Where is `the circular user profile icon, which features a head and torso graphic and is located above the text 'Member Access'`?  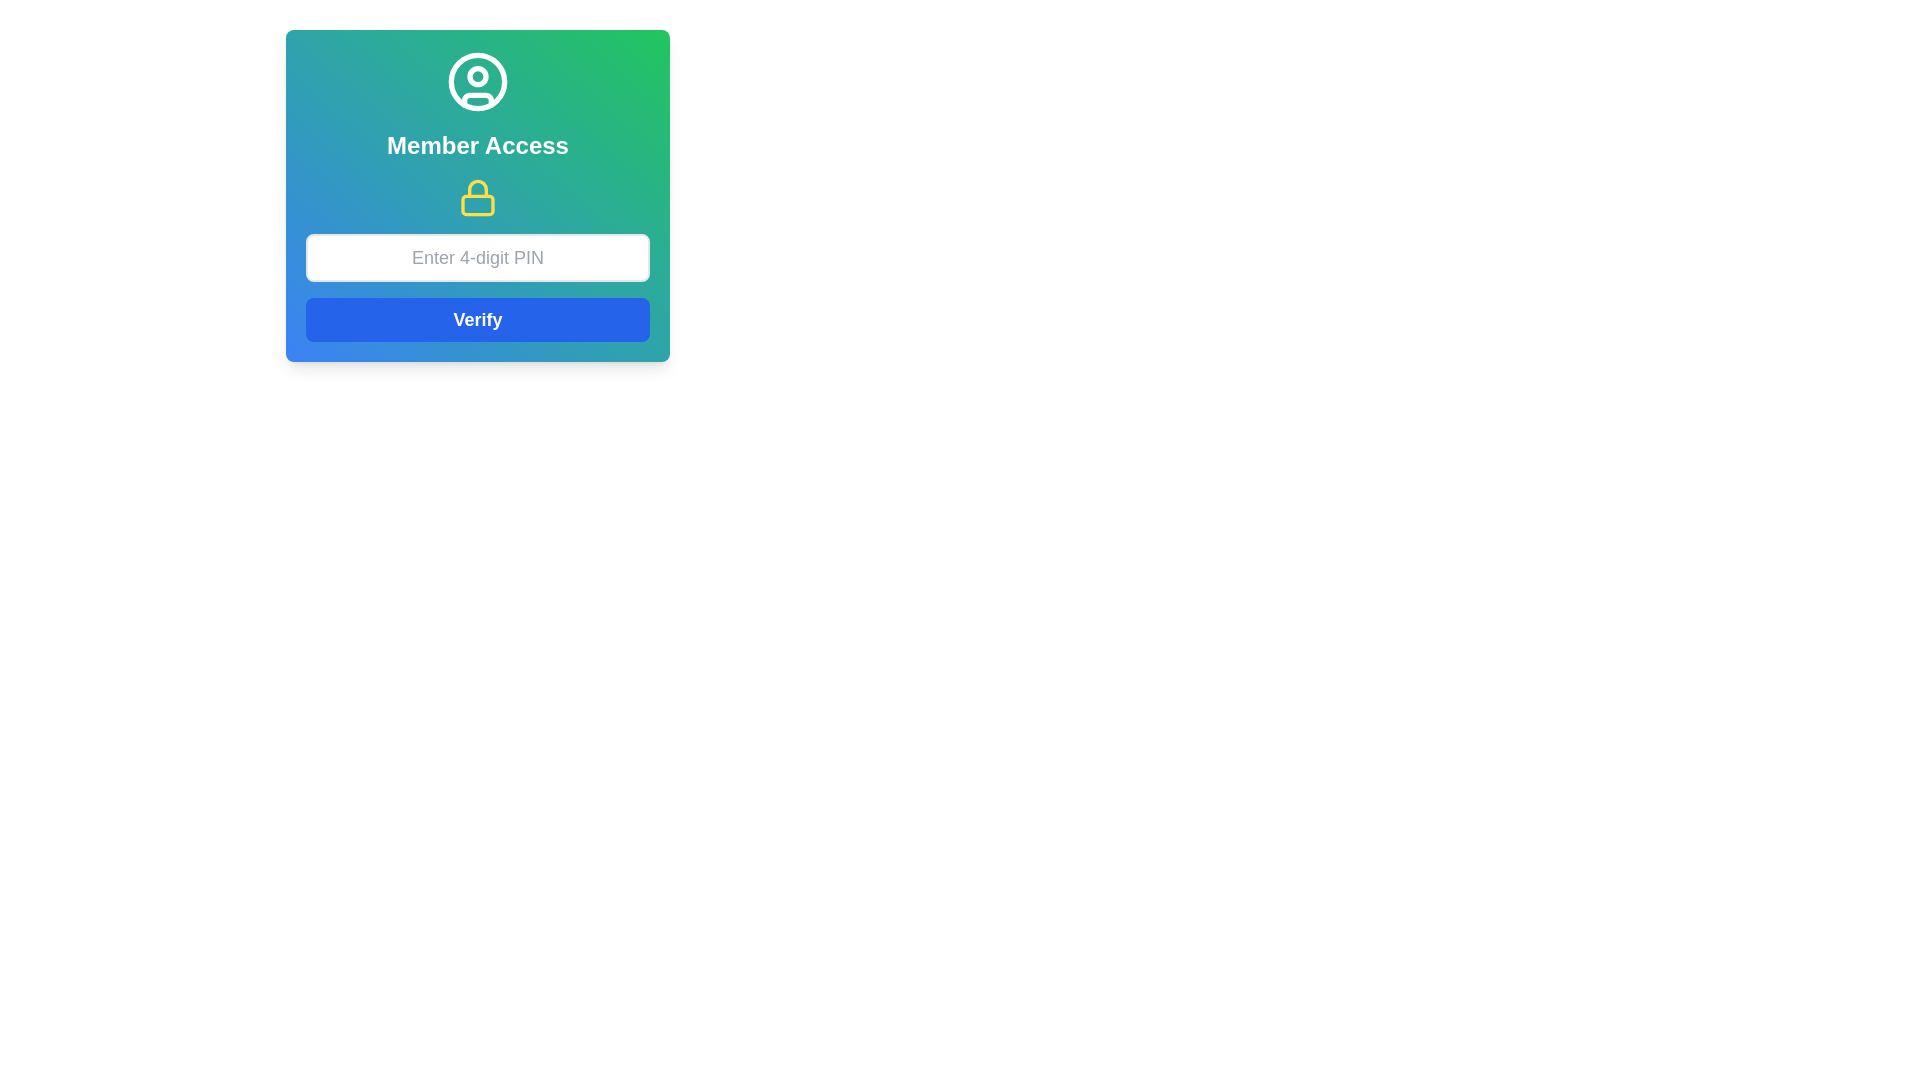
the circular user profile icon, which features a head and torso graphic and is located above the text 'Member Access' is located at coordinates (477, 80).